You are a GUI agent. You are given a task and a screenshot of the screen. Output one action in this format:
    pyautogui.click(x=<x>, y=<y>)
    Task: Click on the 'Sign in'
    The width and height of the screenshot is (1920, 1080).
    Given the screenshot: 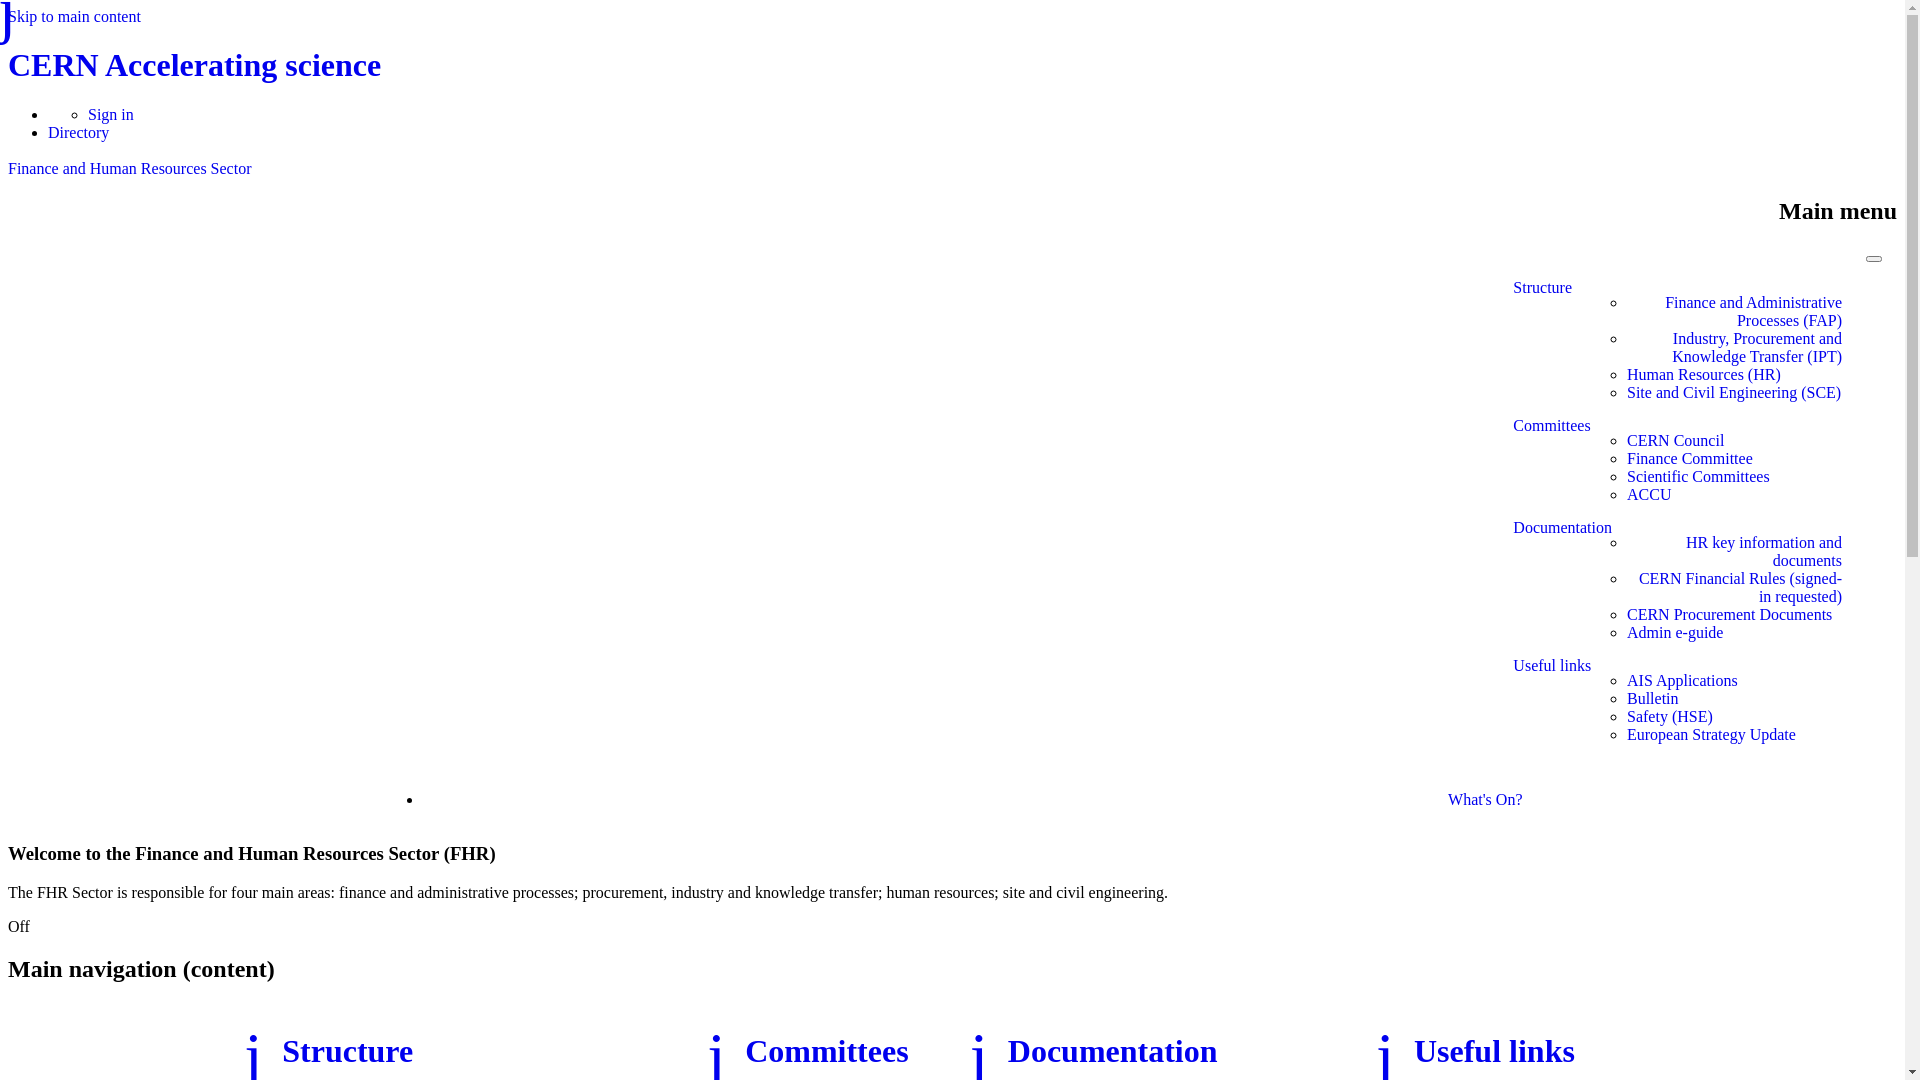 What is the action you would take?
    pyautogui.click(x=109, y=114)
    